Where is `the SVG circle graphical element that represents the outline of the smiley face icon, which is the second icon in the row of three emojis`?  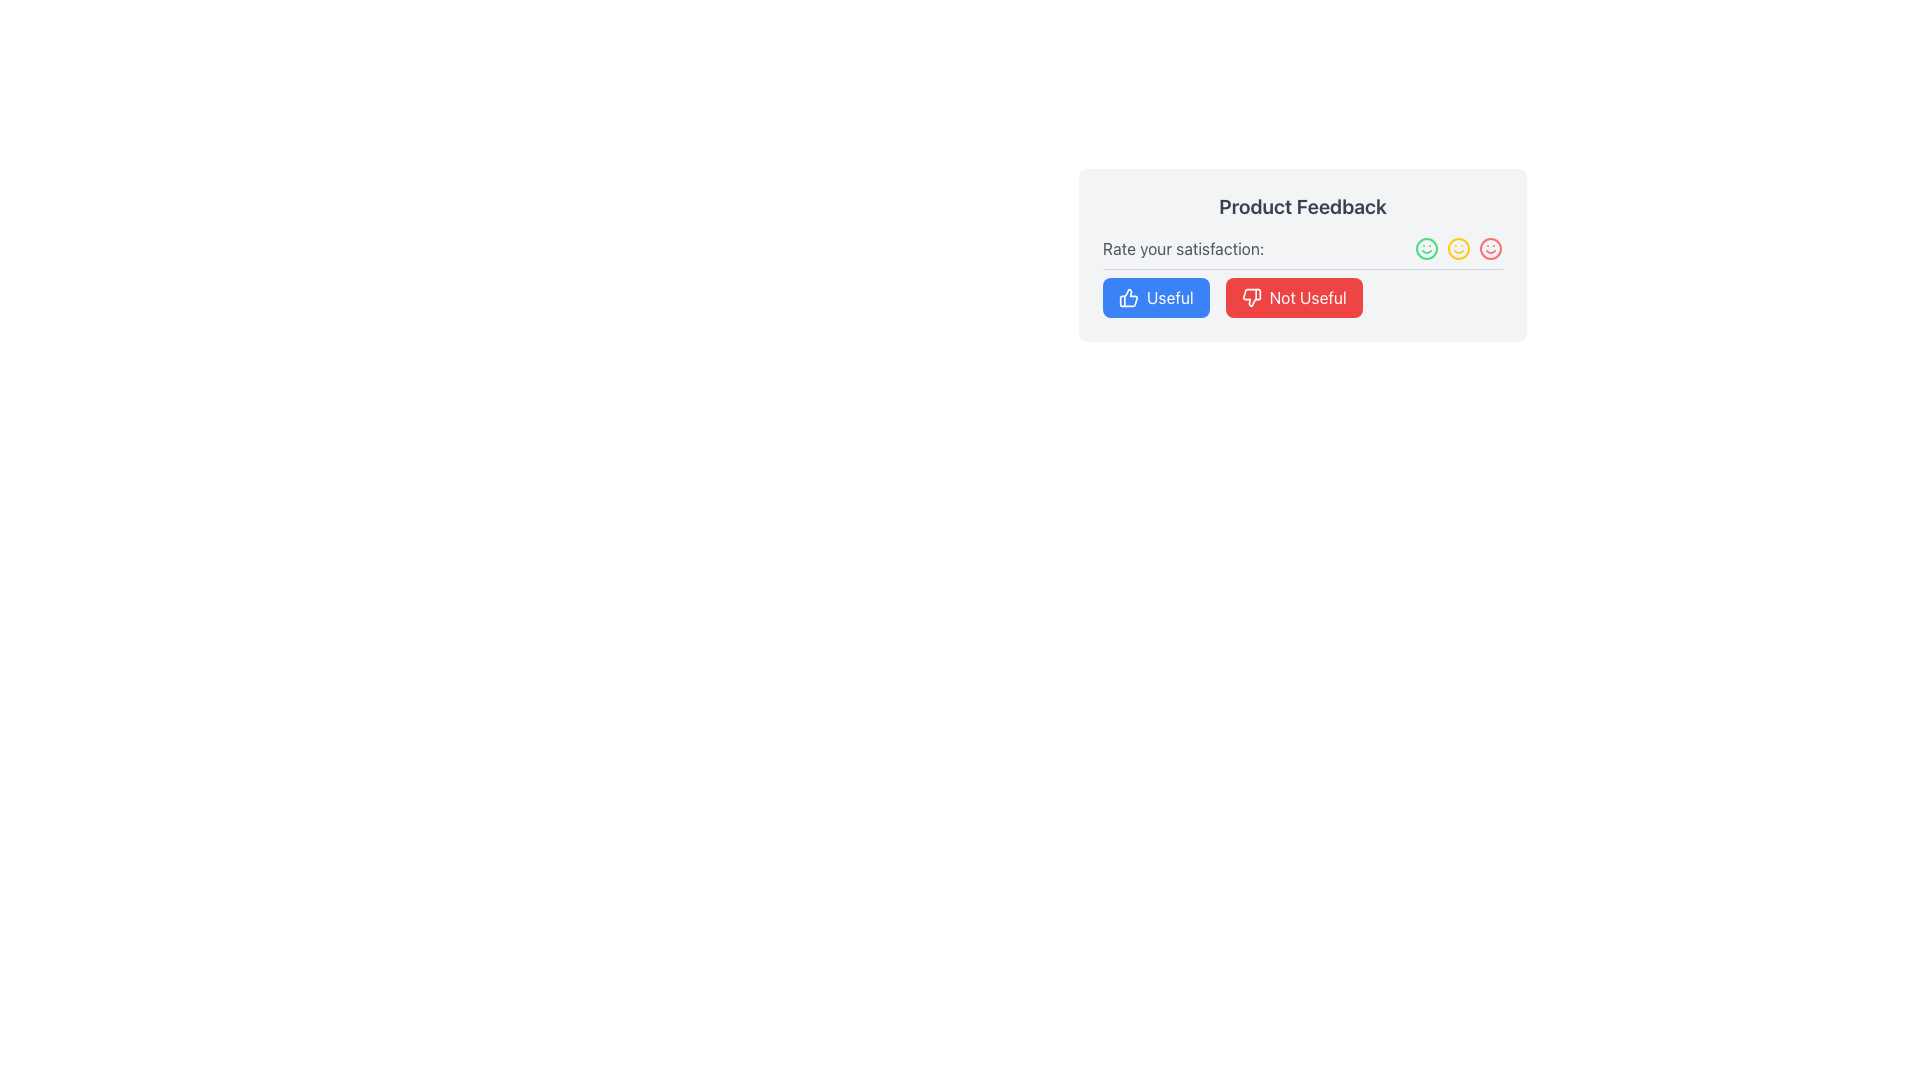
the SVG circle graphical element that represents the outline of the smiley face icon, which is the second icon in the row of three emojis is located at coordinates (1459, 248).